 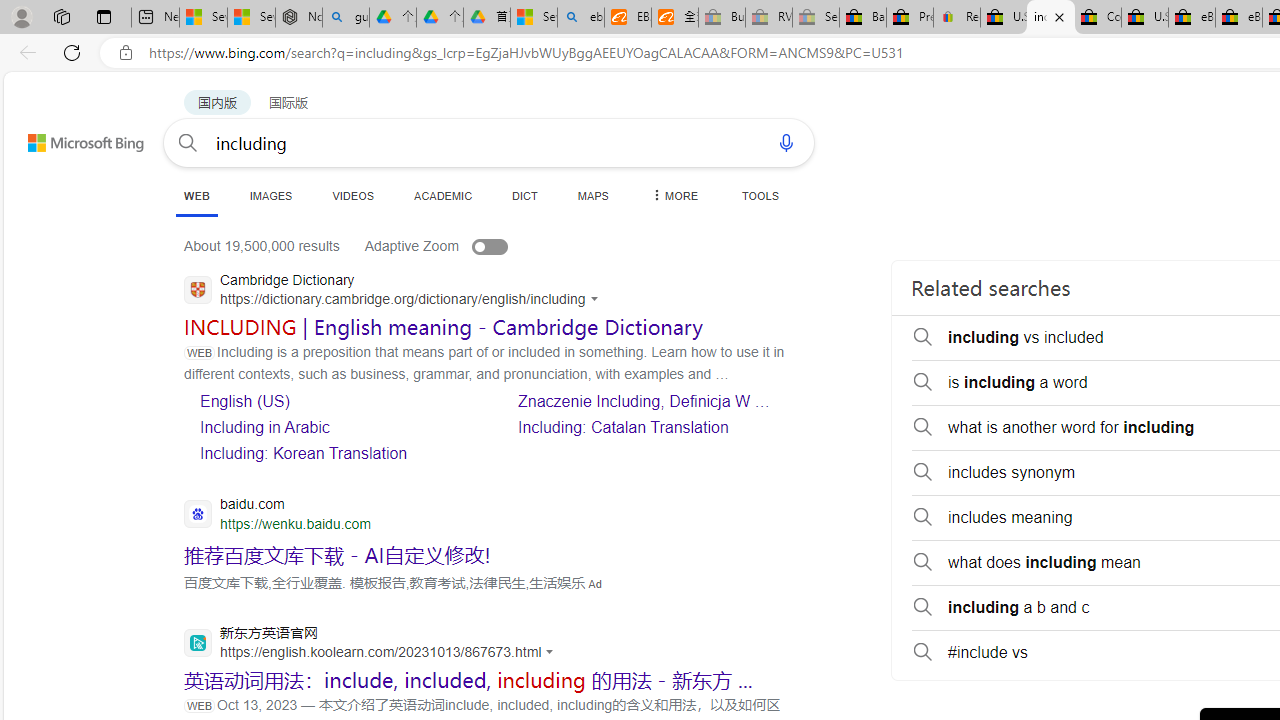 I want to click on 'Sell worldwide with eBay - Sleeping', so click(x=815, y=17).